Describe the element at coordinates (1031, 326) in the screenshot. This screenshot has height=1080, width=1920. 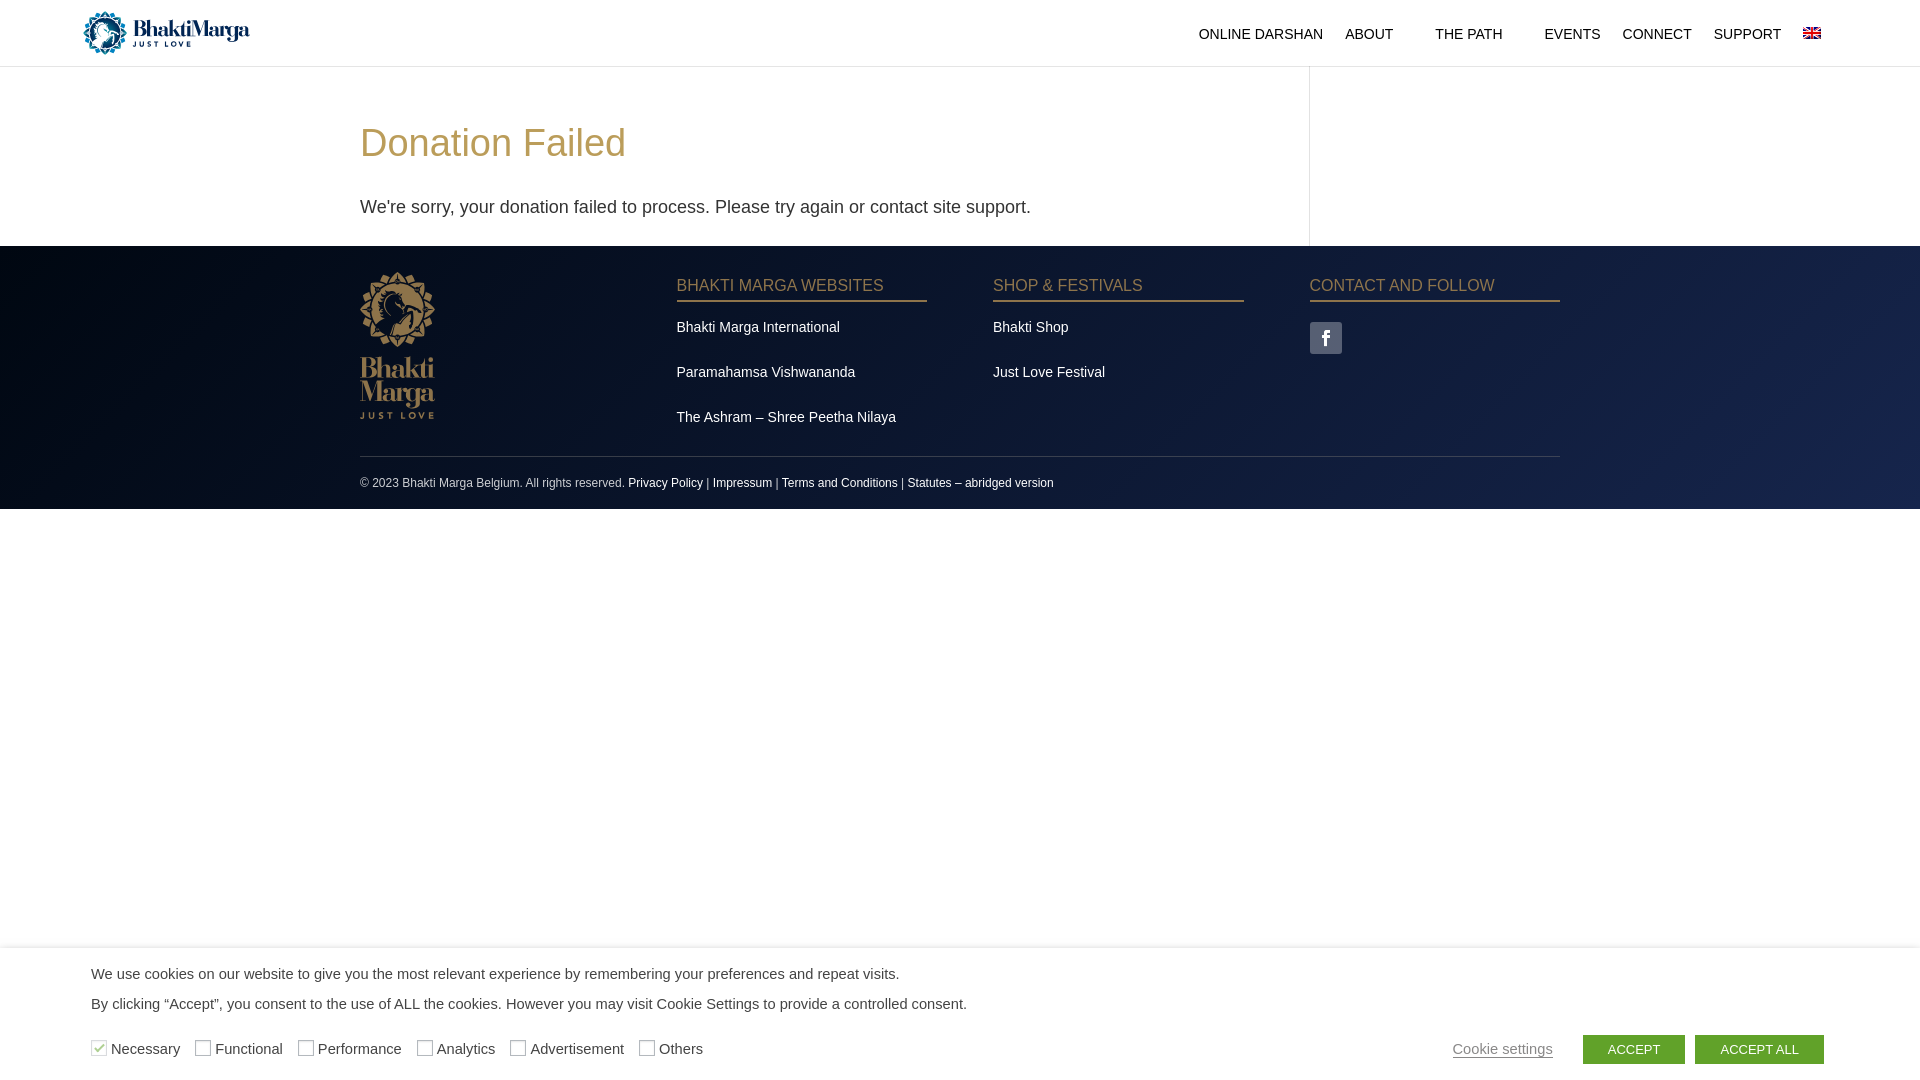
I see `'Bhakti Shop'` at that location.